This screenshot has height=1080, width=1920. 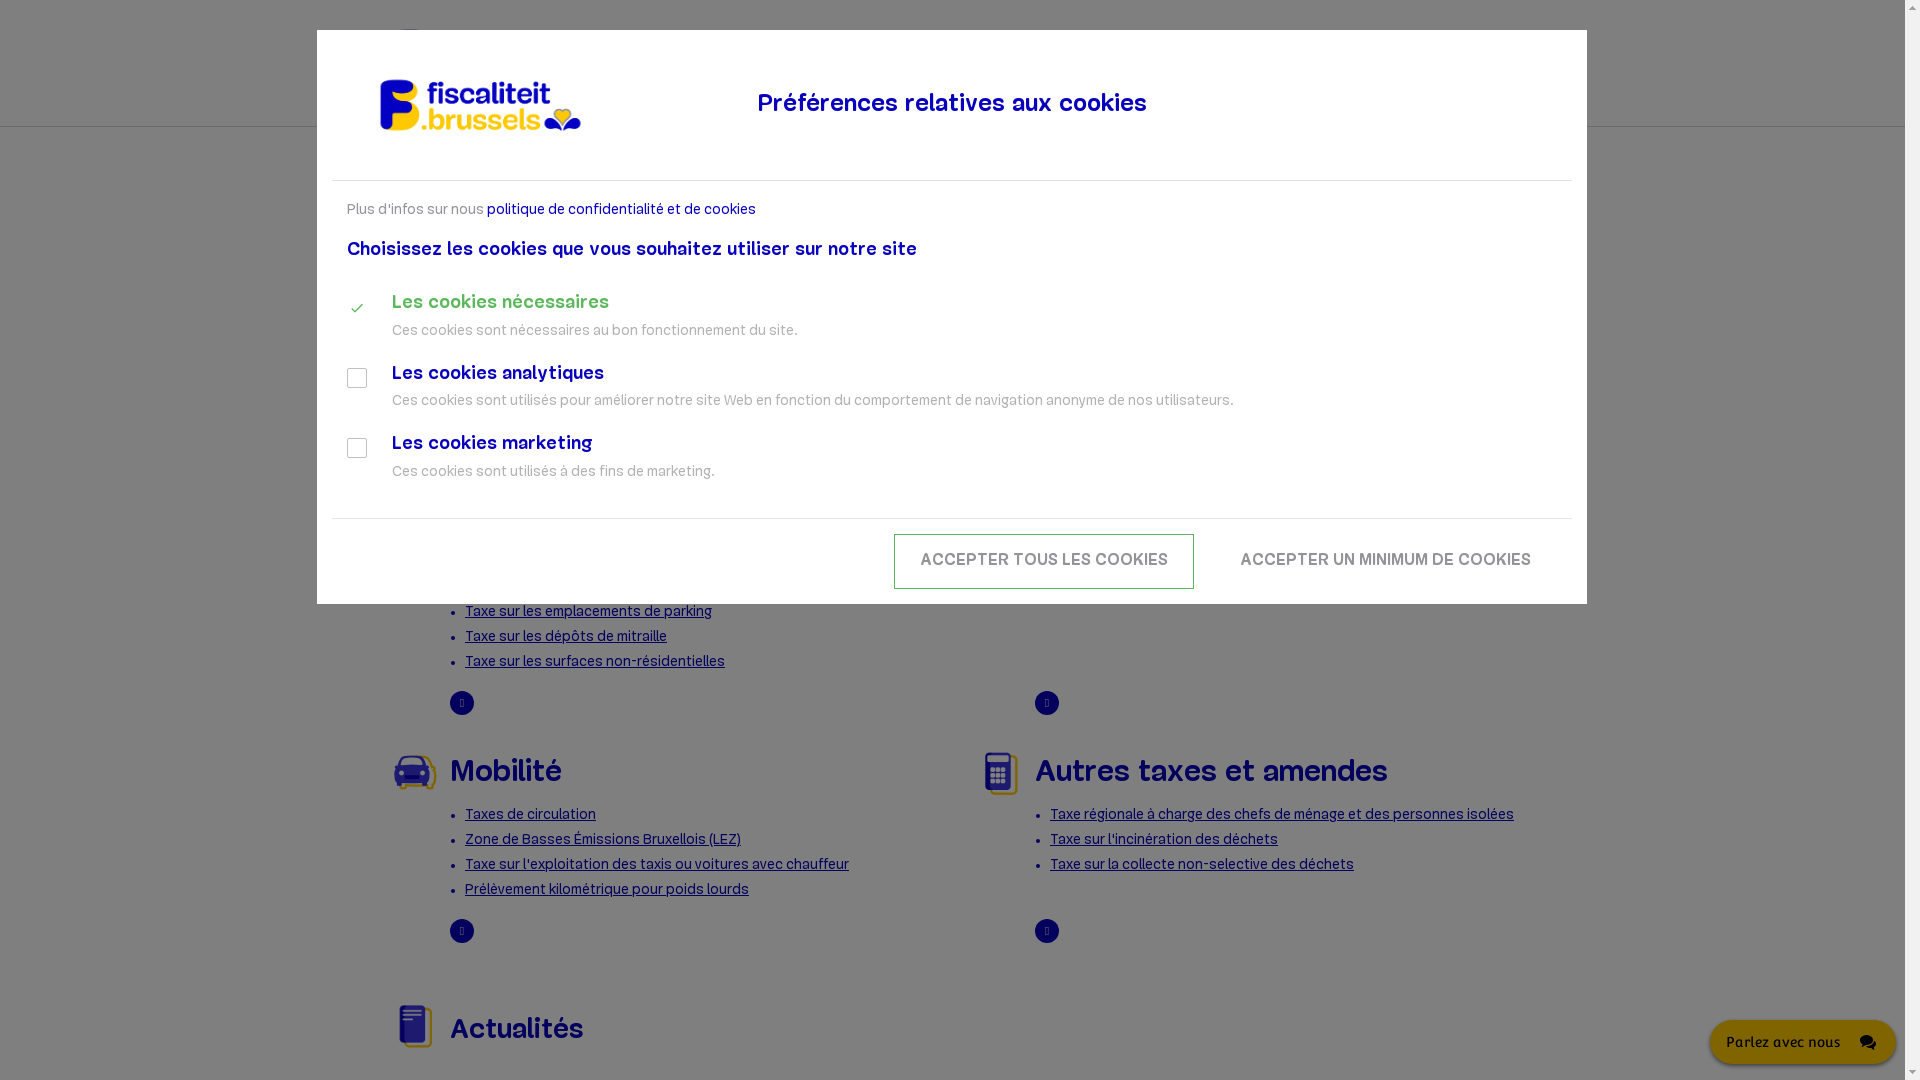 What do you see at coordinates (1420, 110) in the screenshot?
I see `'AIDE'` at bounding box center [1420, 110].